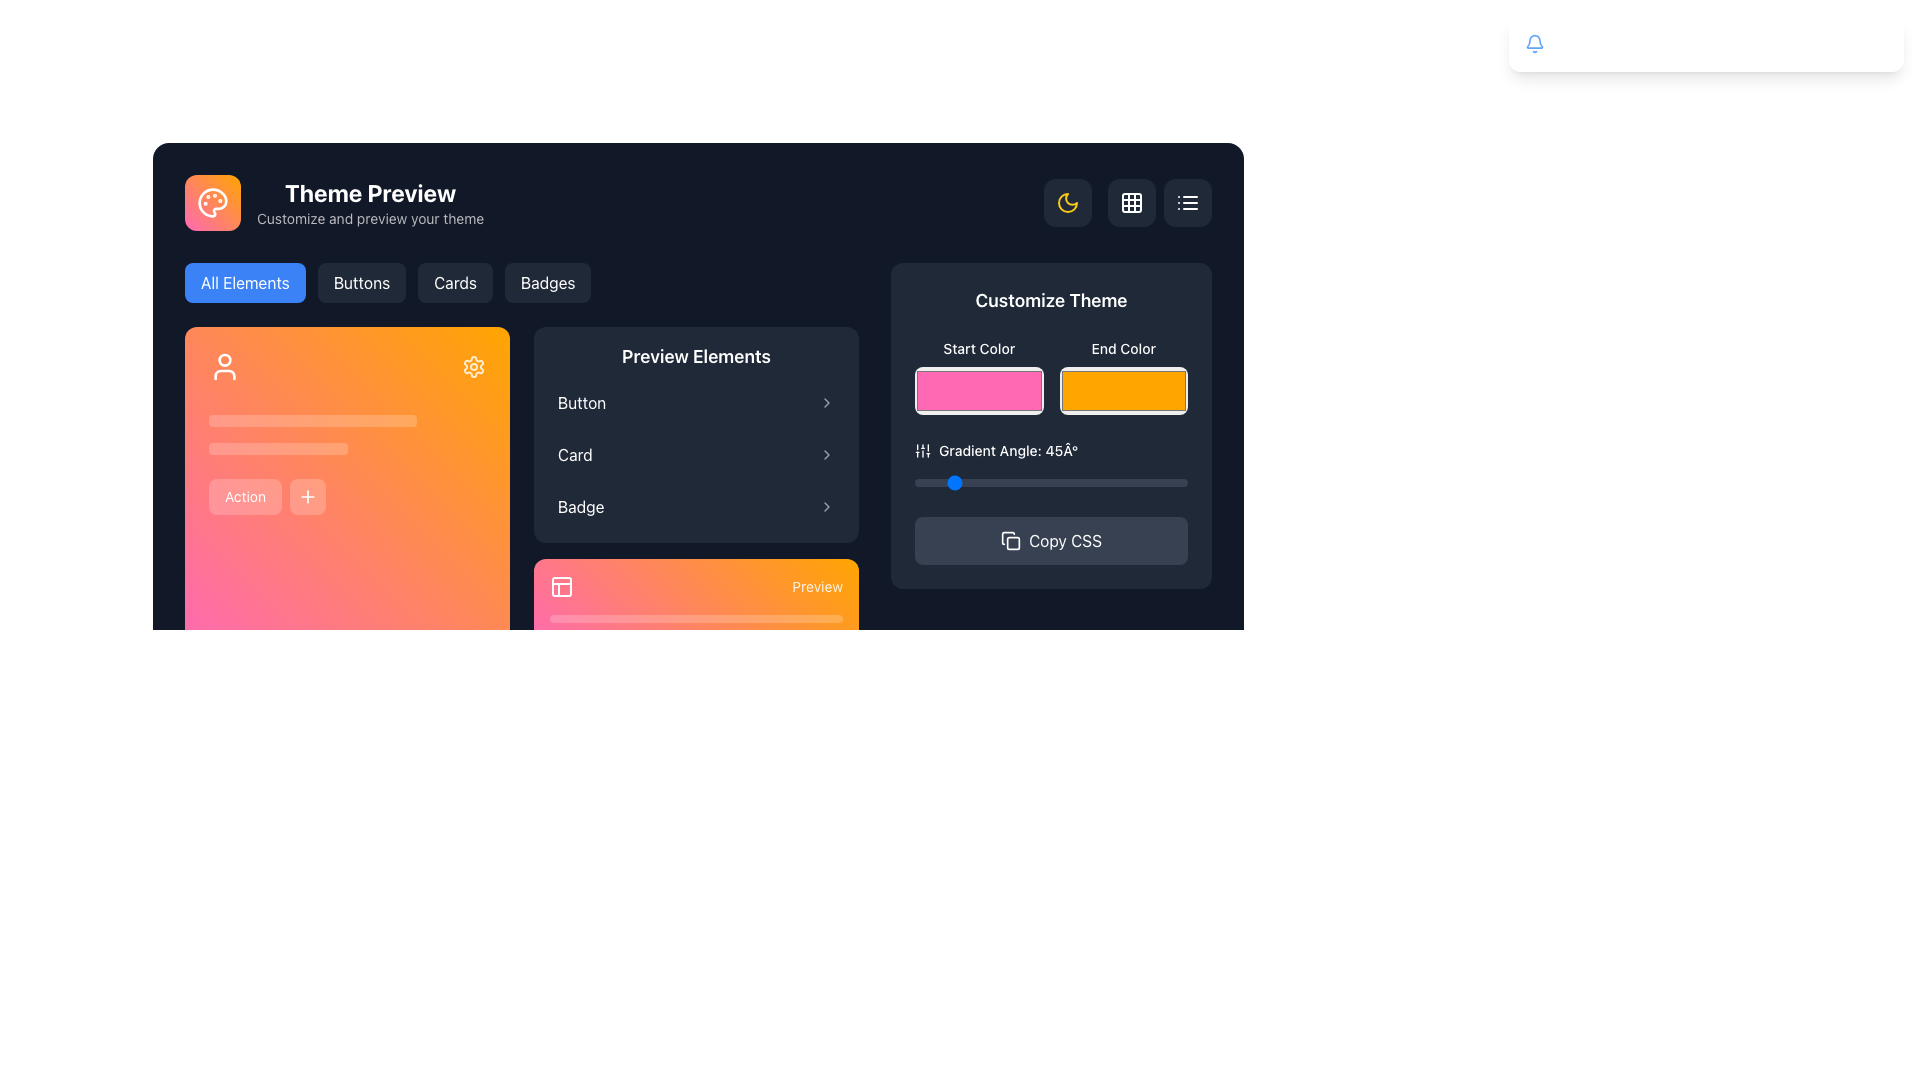 This screenshot has width=1920, height=1080. Describe the element at coordinates (979, 347) in the screenshot. I see `the label indicating the start color in the Customize Theme section, which is located in the top-left corner above the color input field` at that location.